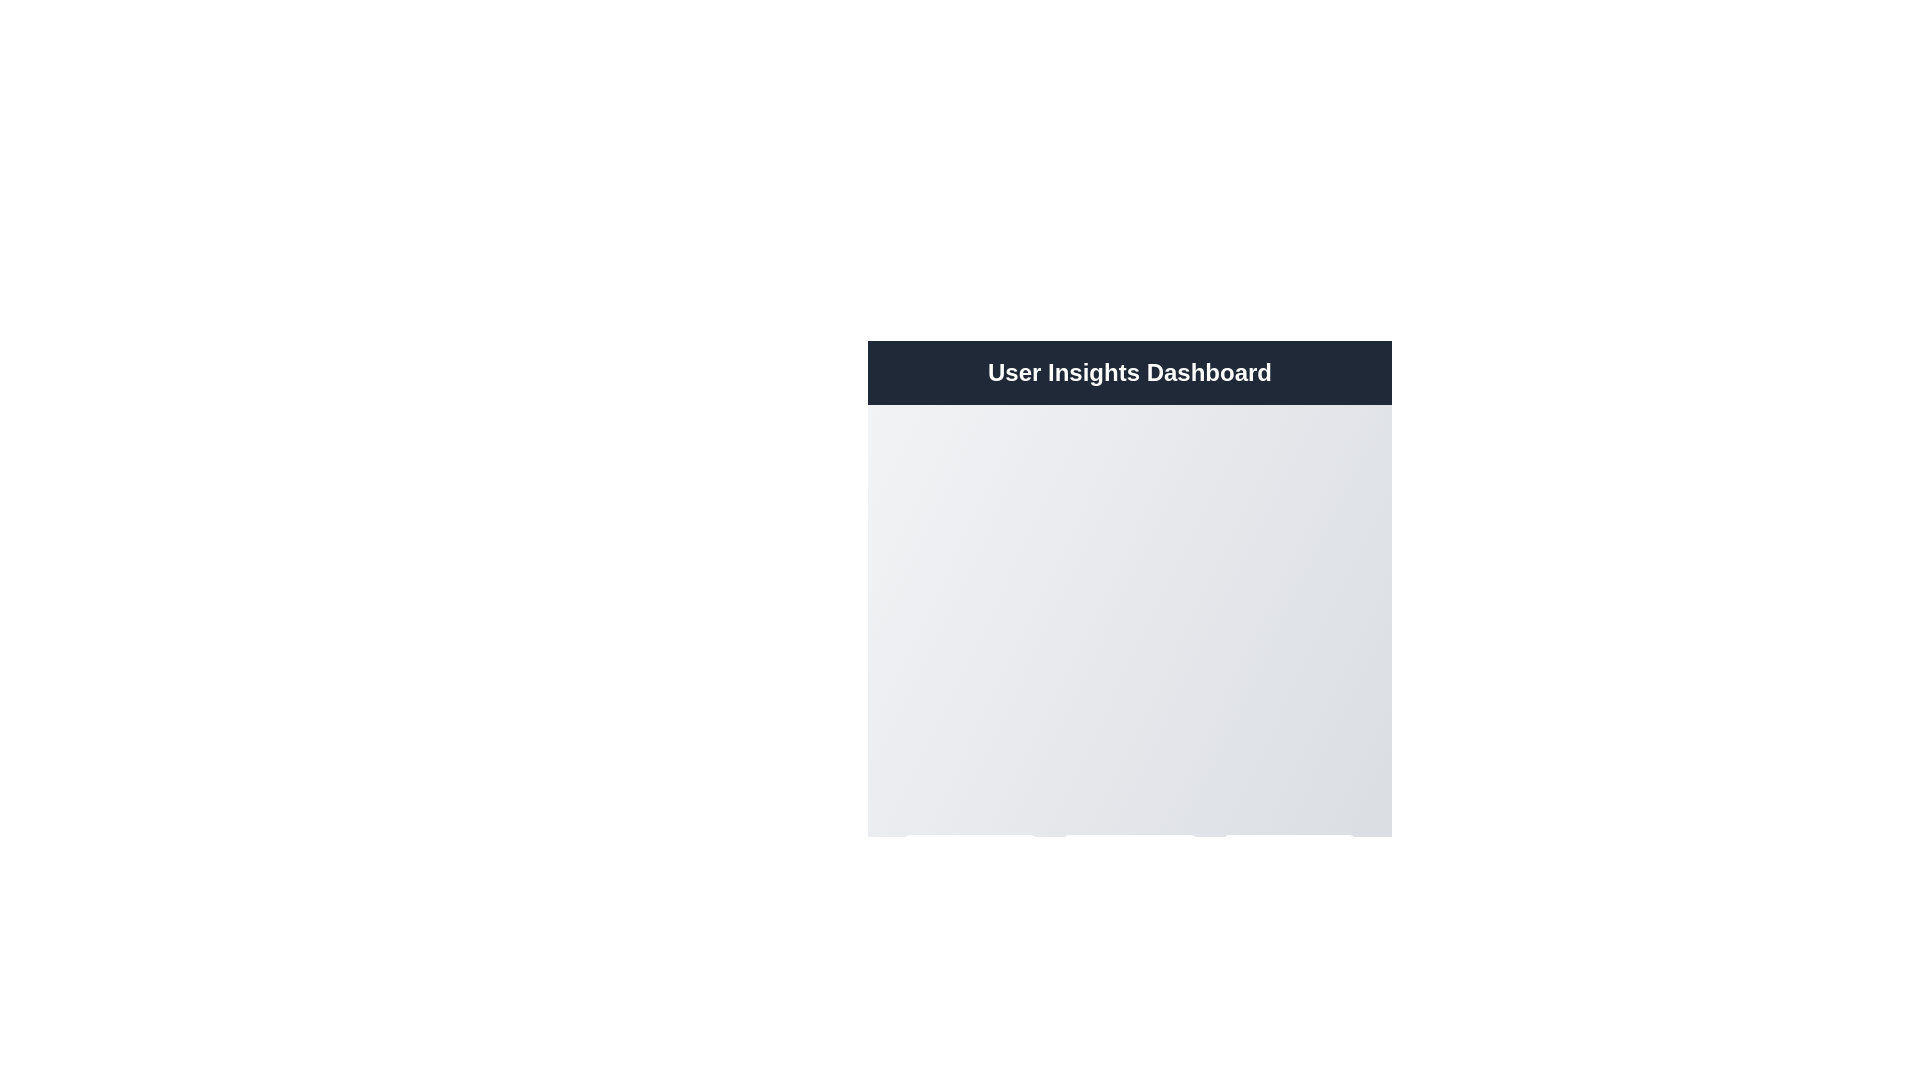 The width and height of the screenshot is (1920, 1080). What do you see at coordinates (1289, 883) in the screenshot?
I see `the 'Reports' card located at the bottom-right of the interface for keyboard navigation` at bounding box center [1289, 883].